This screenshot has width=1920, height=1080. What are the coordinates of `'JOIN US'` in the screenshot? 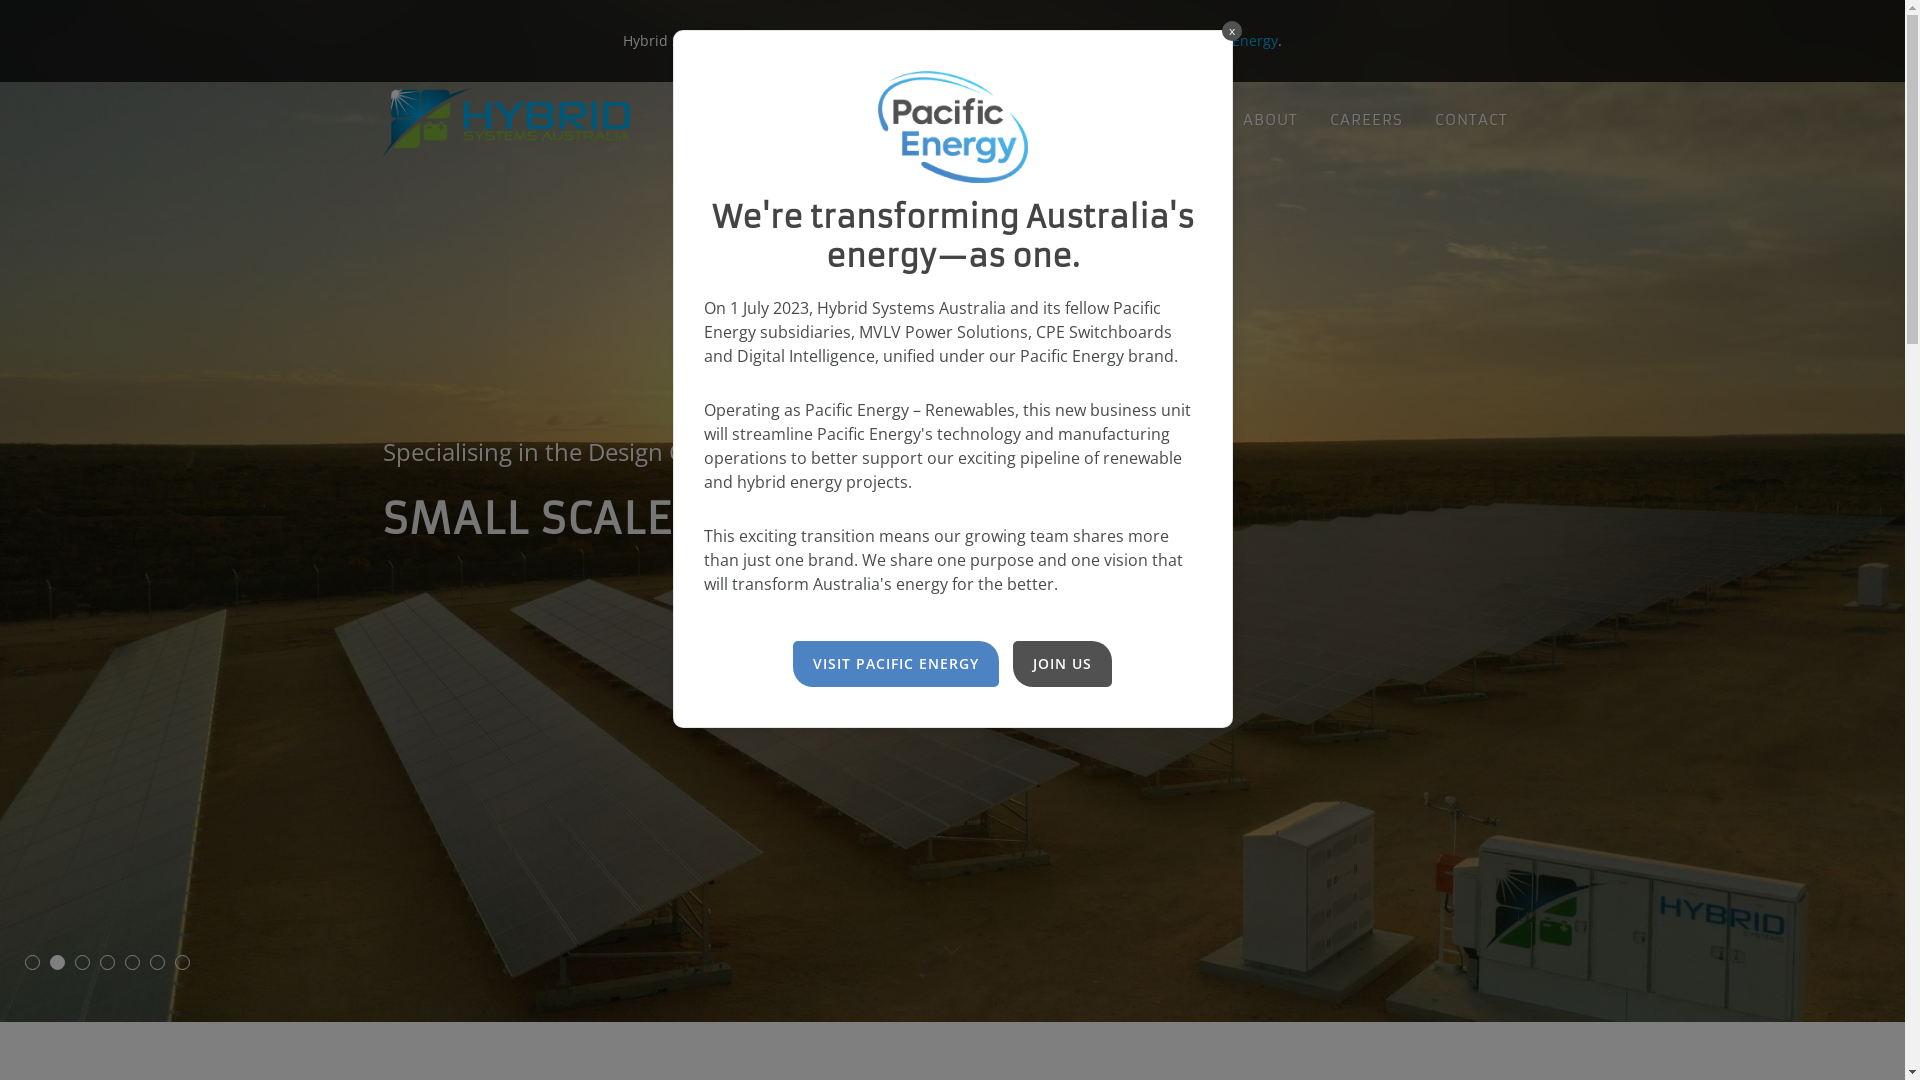 It's located at (1061, 663).